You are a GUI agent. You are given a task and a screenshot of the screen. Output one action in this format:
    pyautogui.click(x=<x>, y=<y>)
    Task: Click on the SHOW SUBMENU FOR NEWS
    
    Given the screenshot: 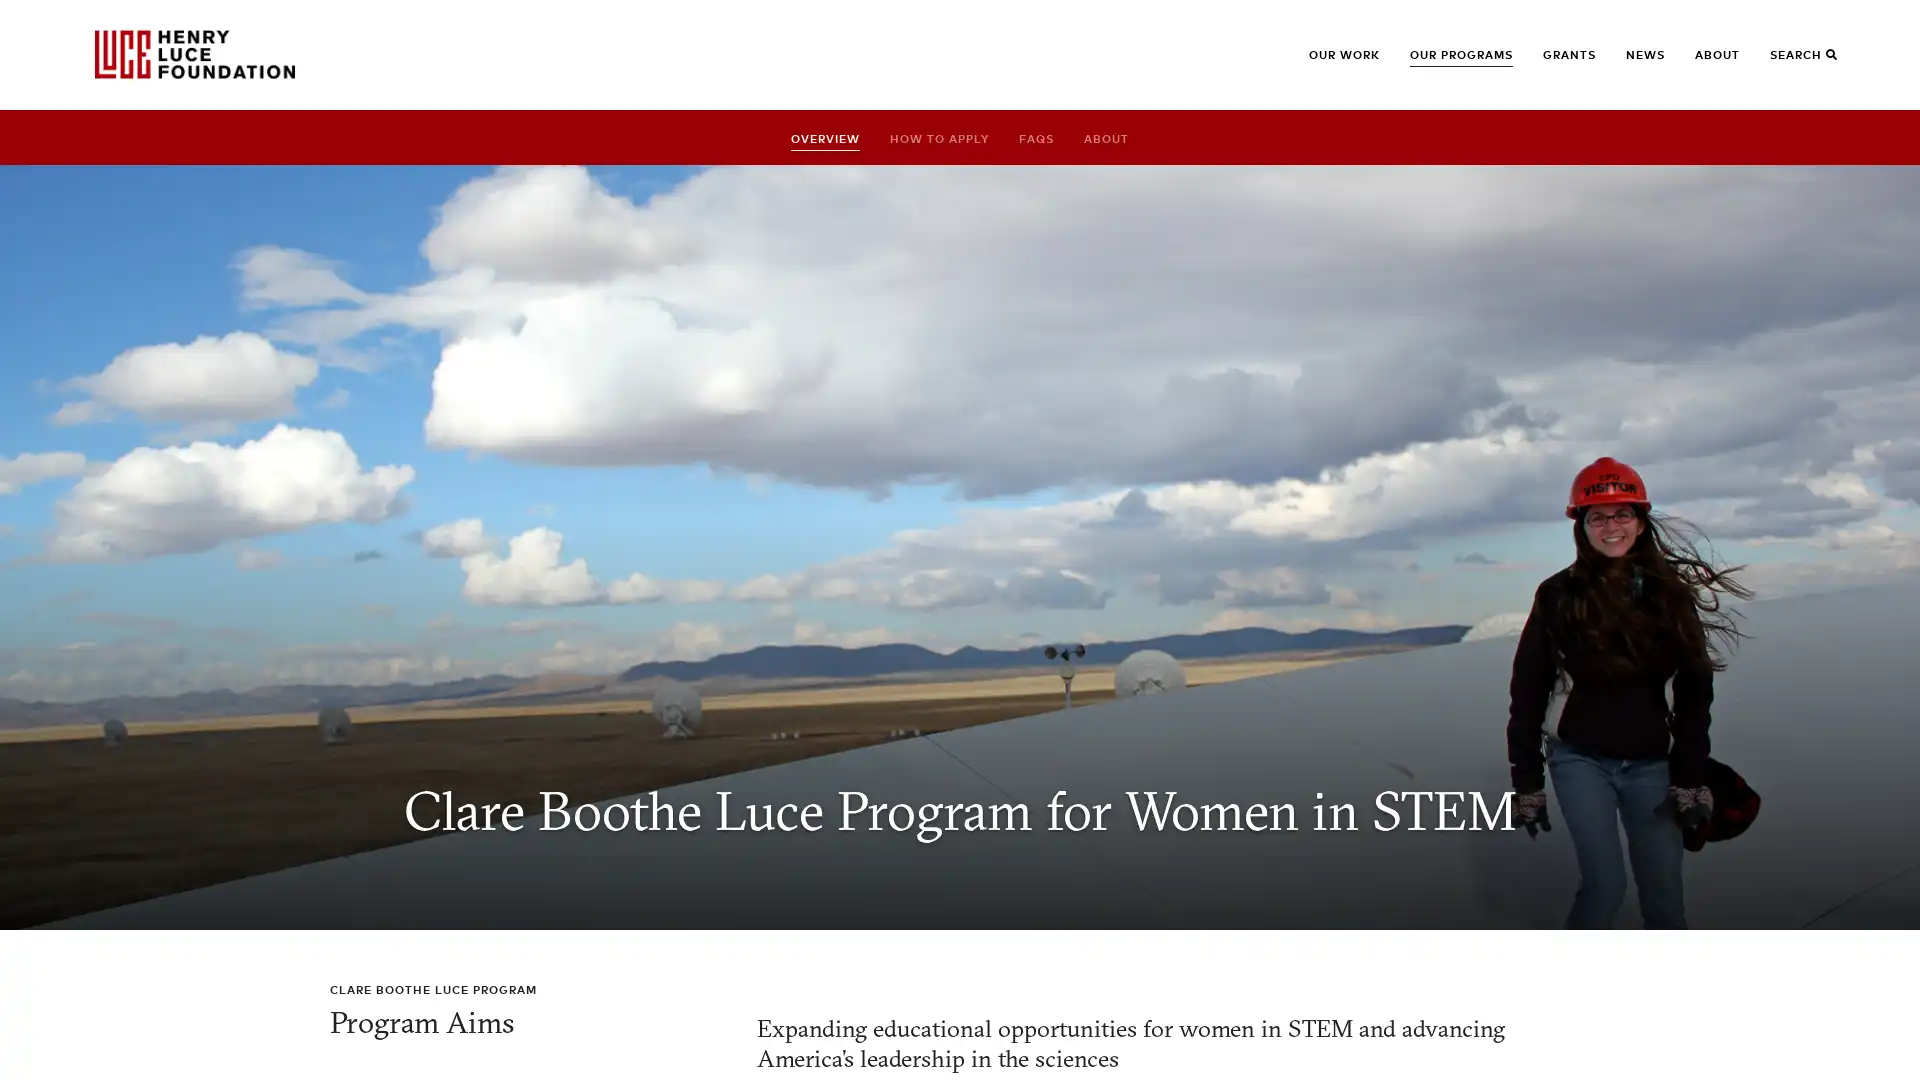 What is the action you would take?
    pyautogui.click(x=1657, y=63)
    